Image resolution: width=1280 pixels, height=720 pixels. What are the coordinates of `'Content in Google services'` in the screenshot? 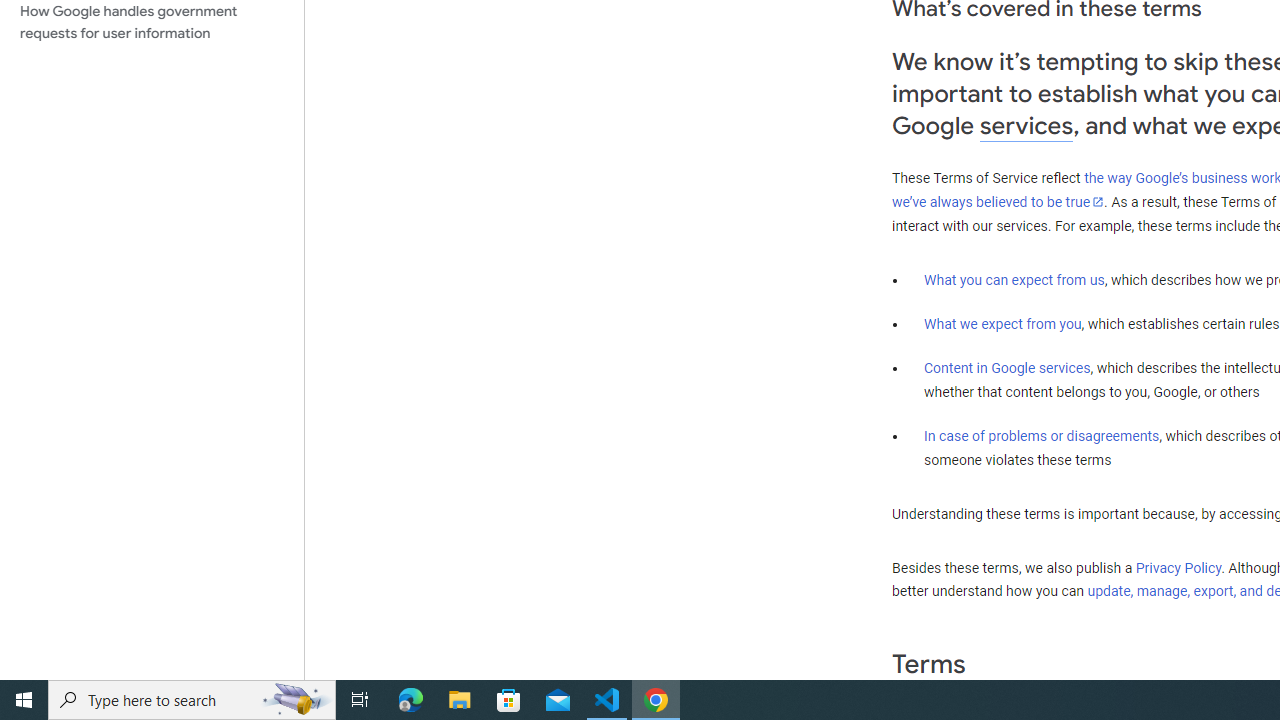 It's located at (1007, 368).